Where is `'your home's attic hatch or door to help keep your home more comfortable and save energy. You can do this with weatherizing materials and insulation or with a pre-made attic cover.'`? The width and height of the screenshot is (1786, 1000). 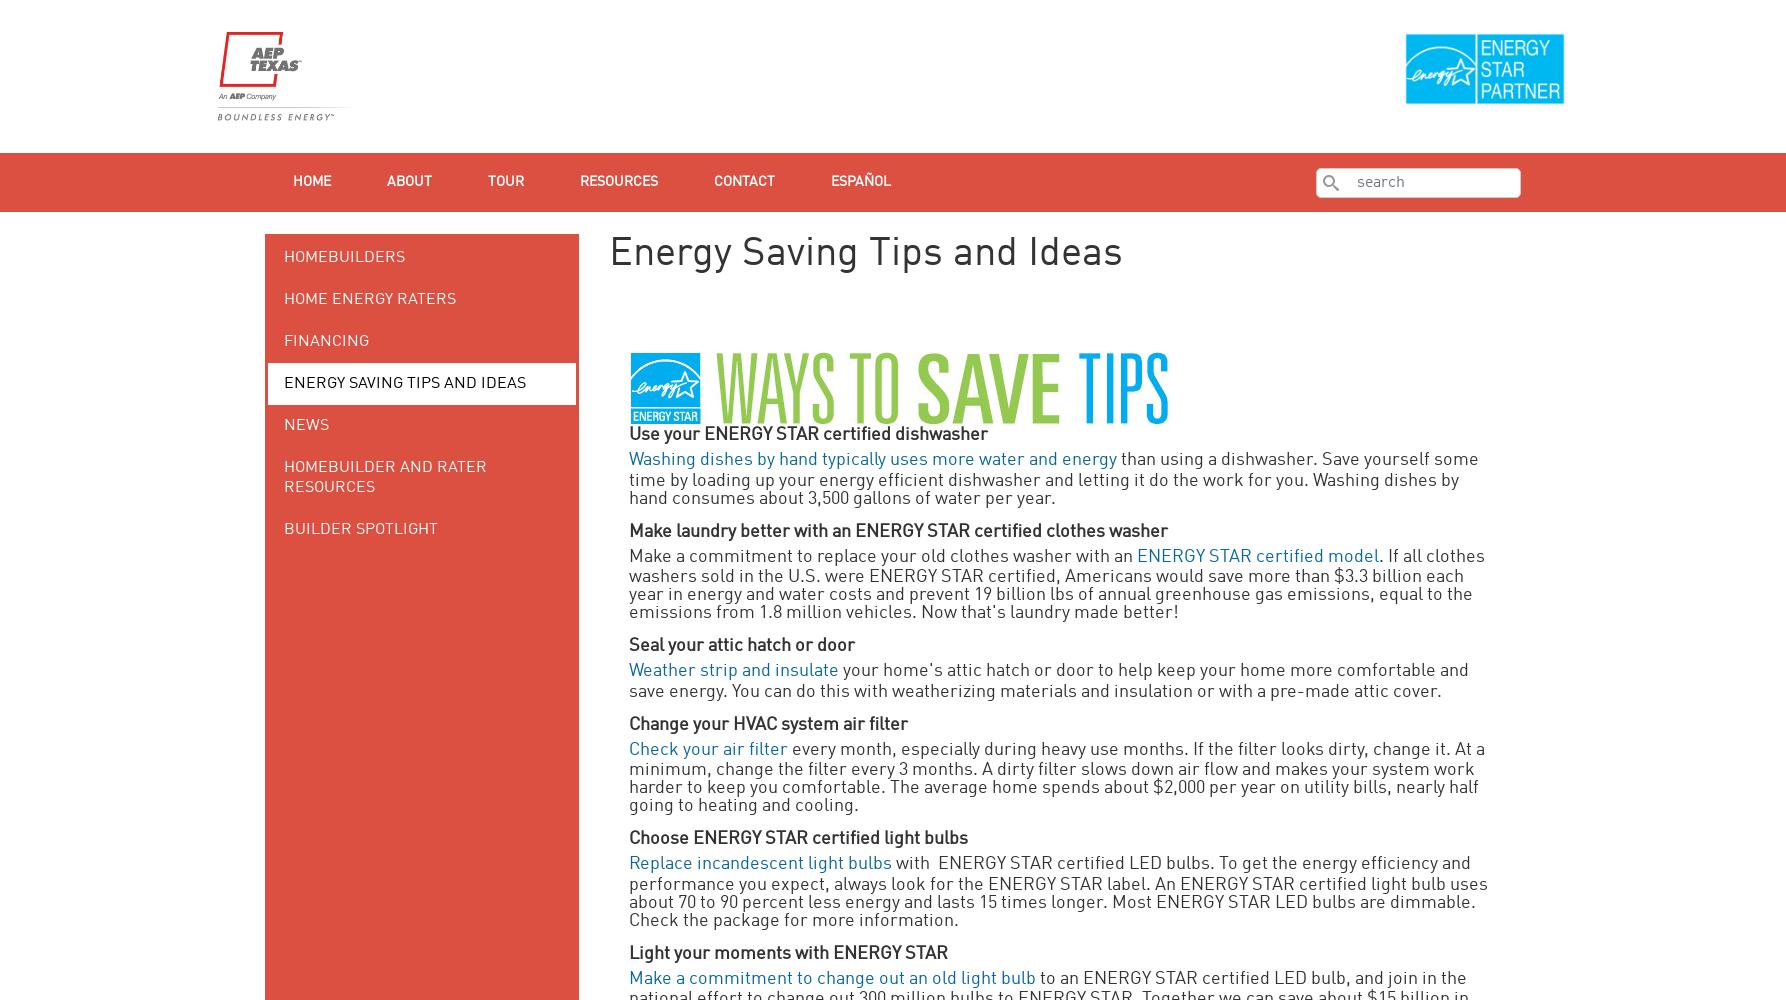 'your home's attic hatch or door to help keep your home more comfortable and save energy. You can do this with weatherizing materials and insulation or with a pre-made attic cover.' is located at coordinates (629, 681).